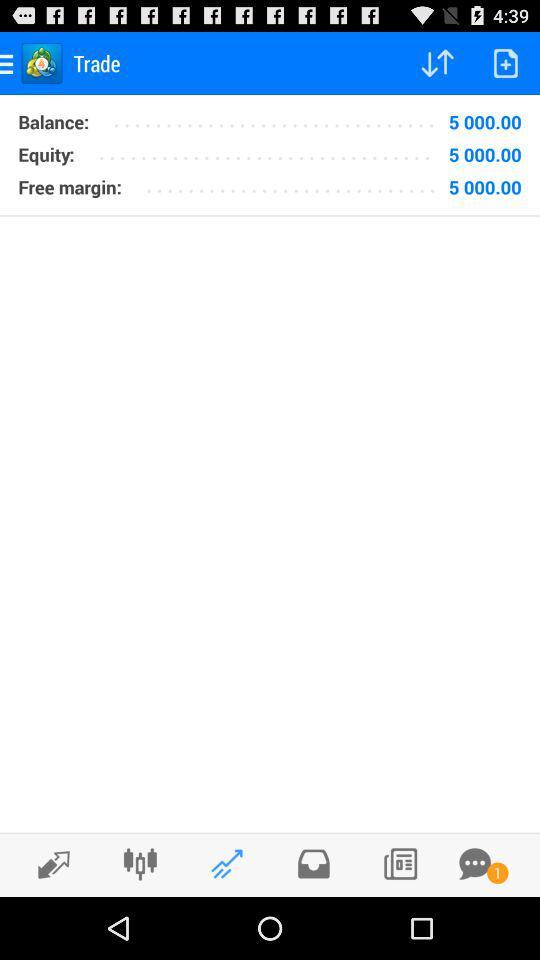  Describe the element at coordinates (474, 863) in the screenshot. I see `new messages` at that location.